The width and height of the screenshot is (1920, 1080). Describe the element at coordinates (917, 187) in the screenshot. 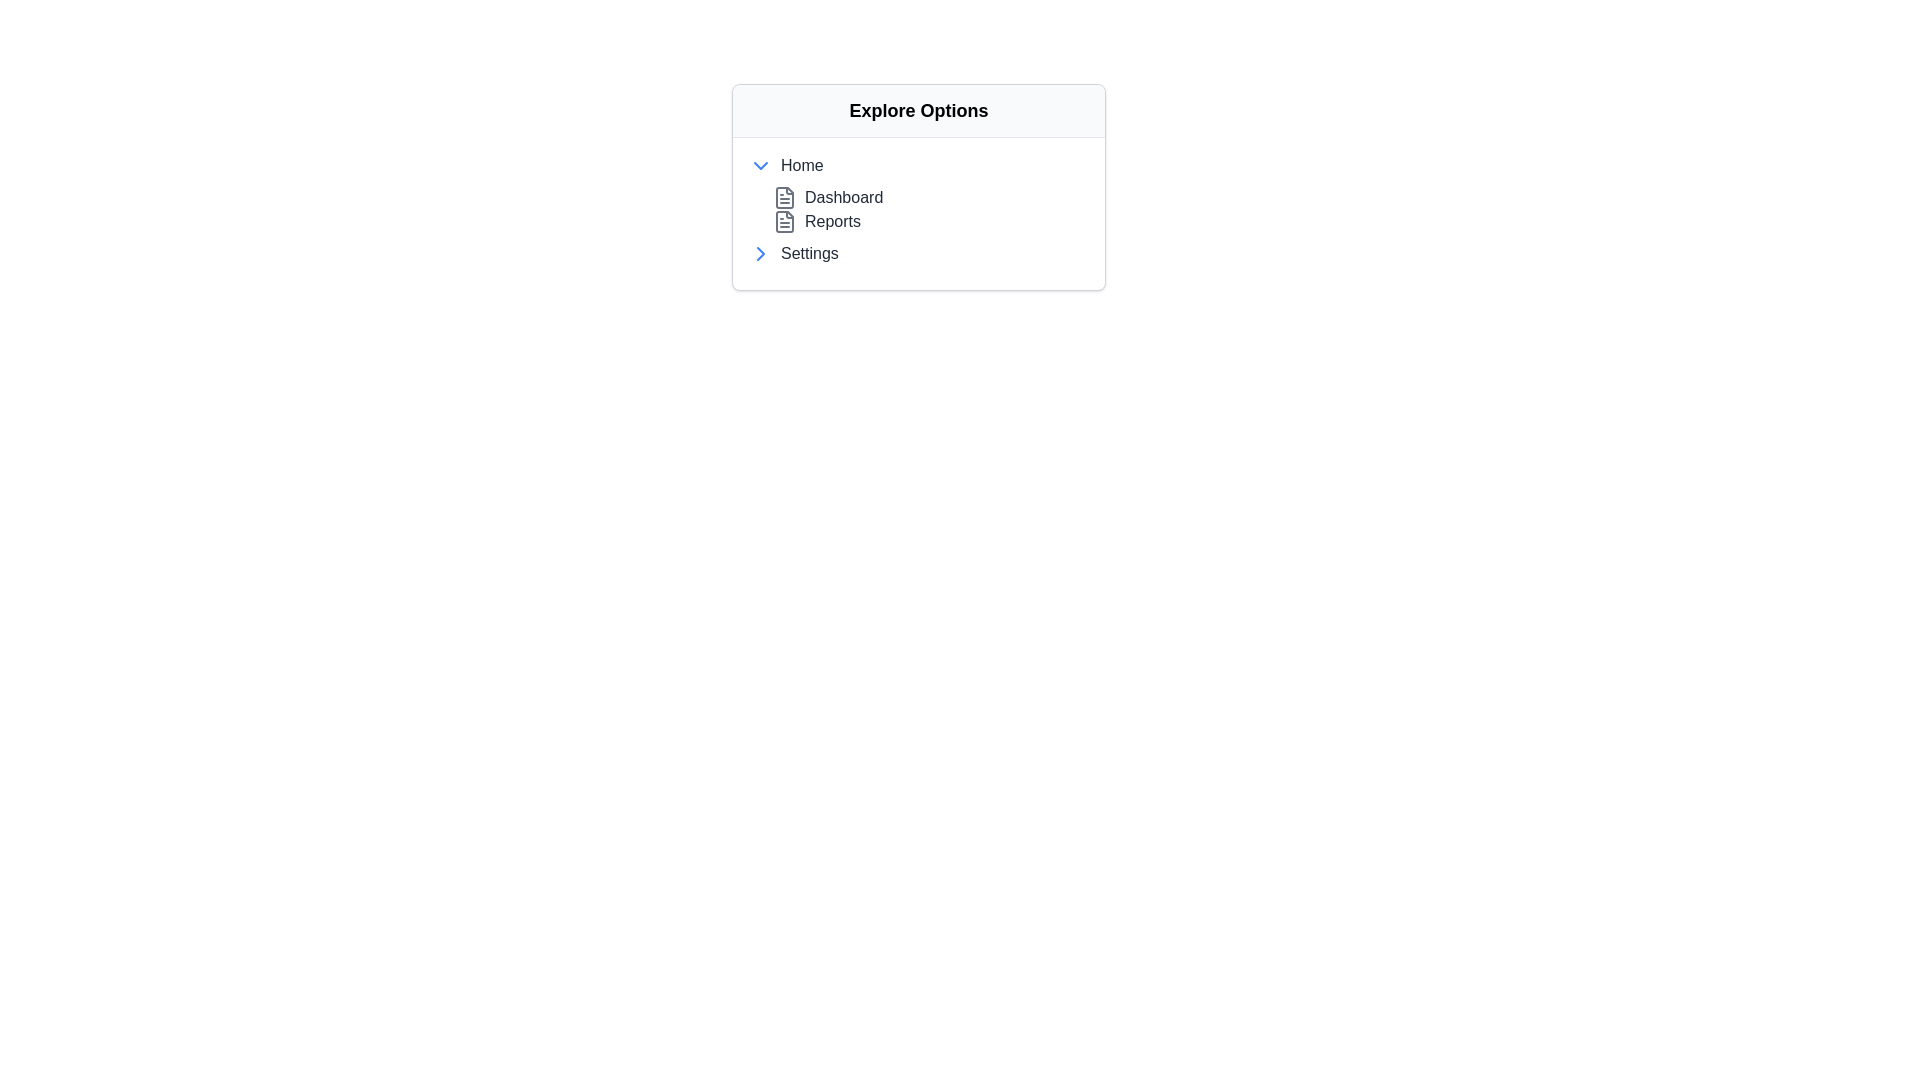

I see `the 'Explore Options' panel` at that location.